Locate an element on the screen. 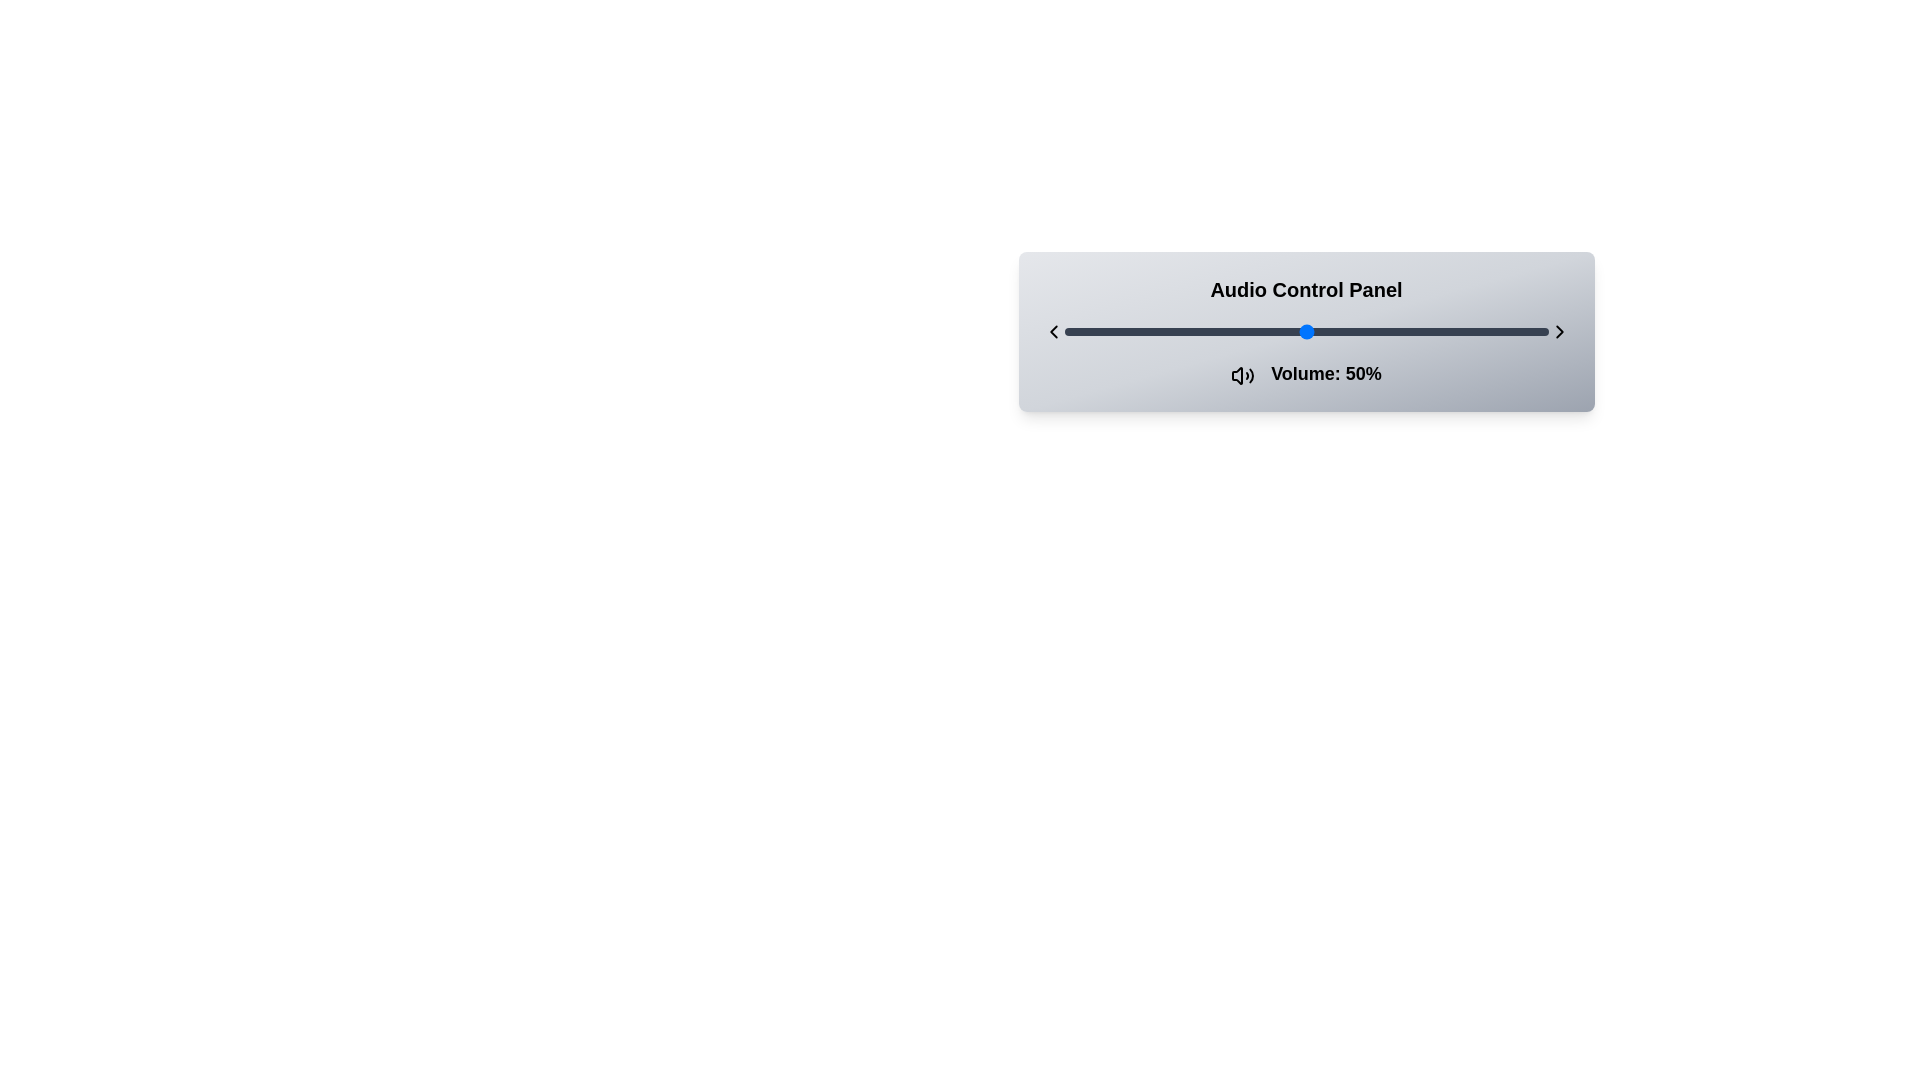  the slider is located at coordinates (1271, 330).